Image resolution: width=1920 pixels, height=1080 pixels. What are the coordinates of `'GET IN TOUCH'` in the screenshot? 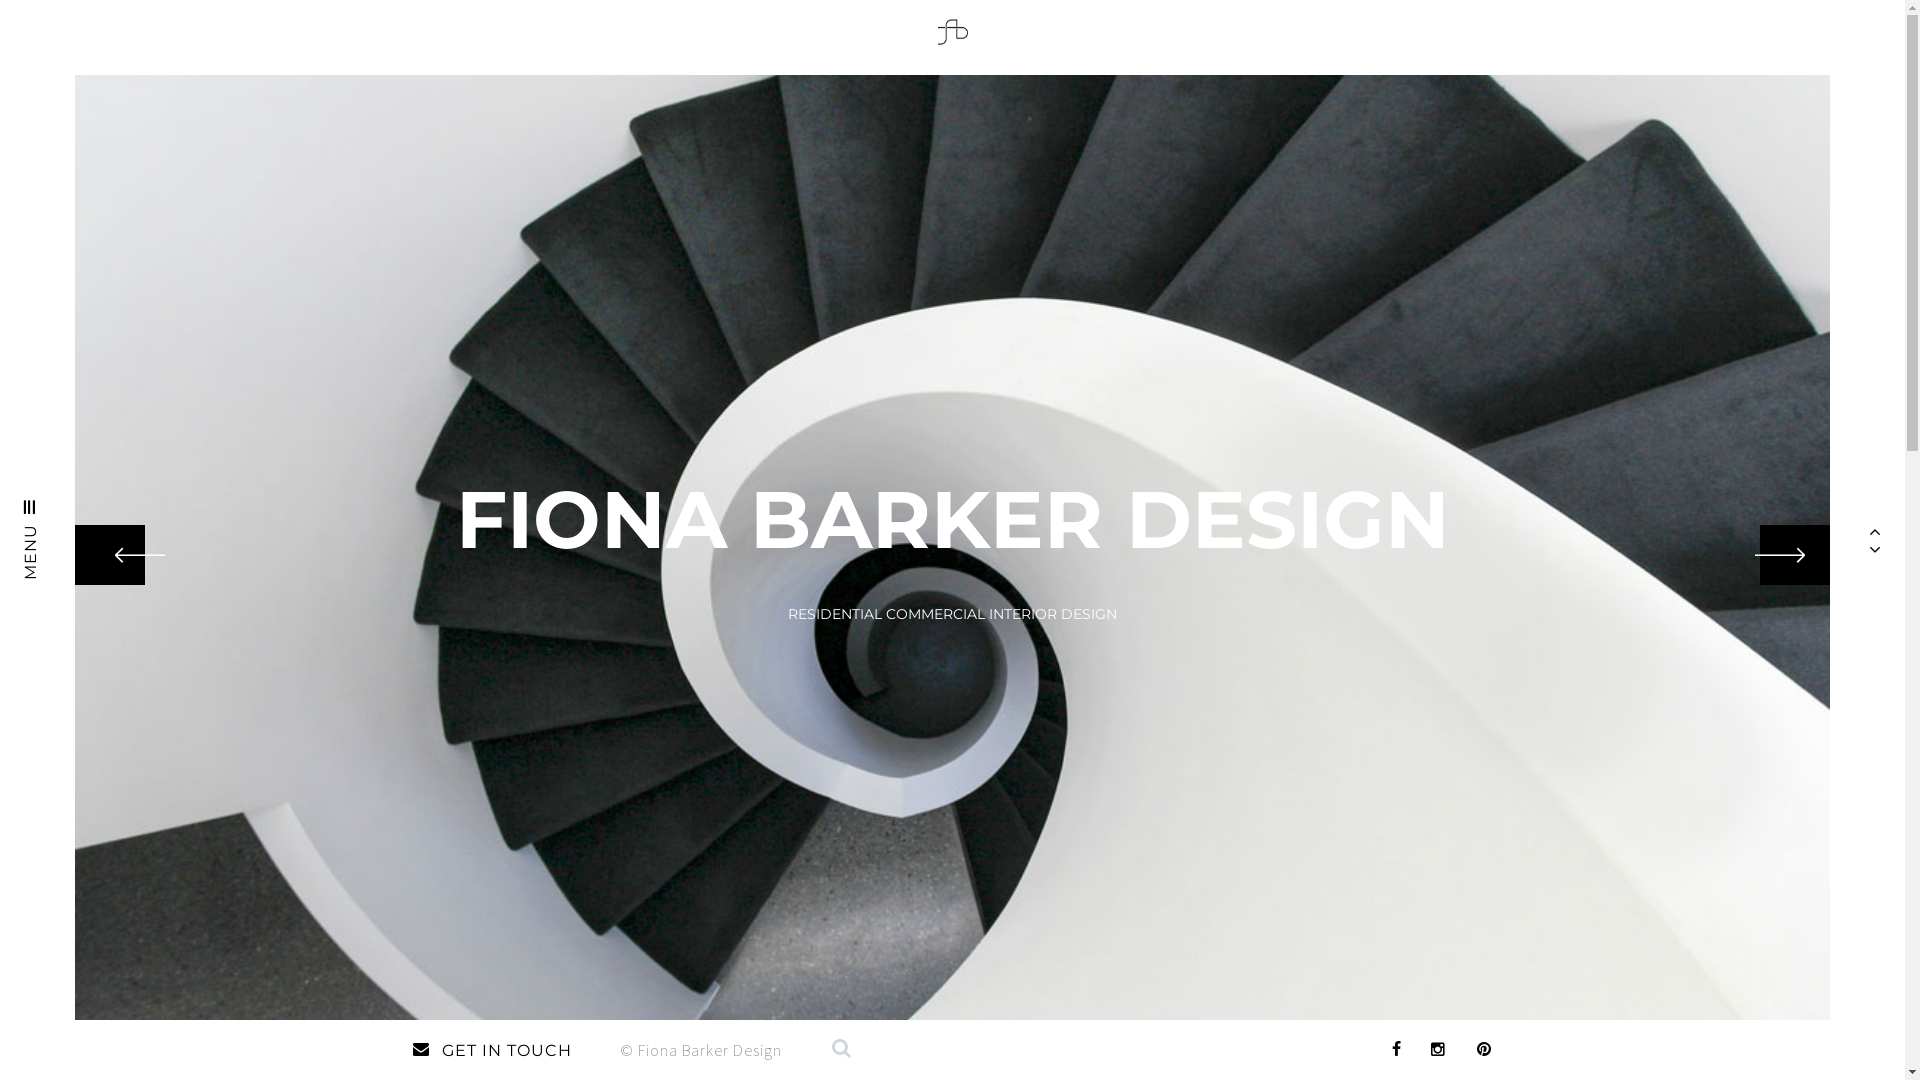 It's located at (411, 1048).